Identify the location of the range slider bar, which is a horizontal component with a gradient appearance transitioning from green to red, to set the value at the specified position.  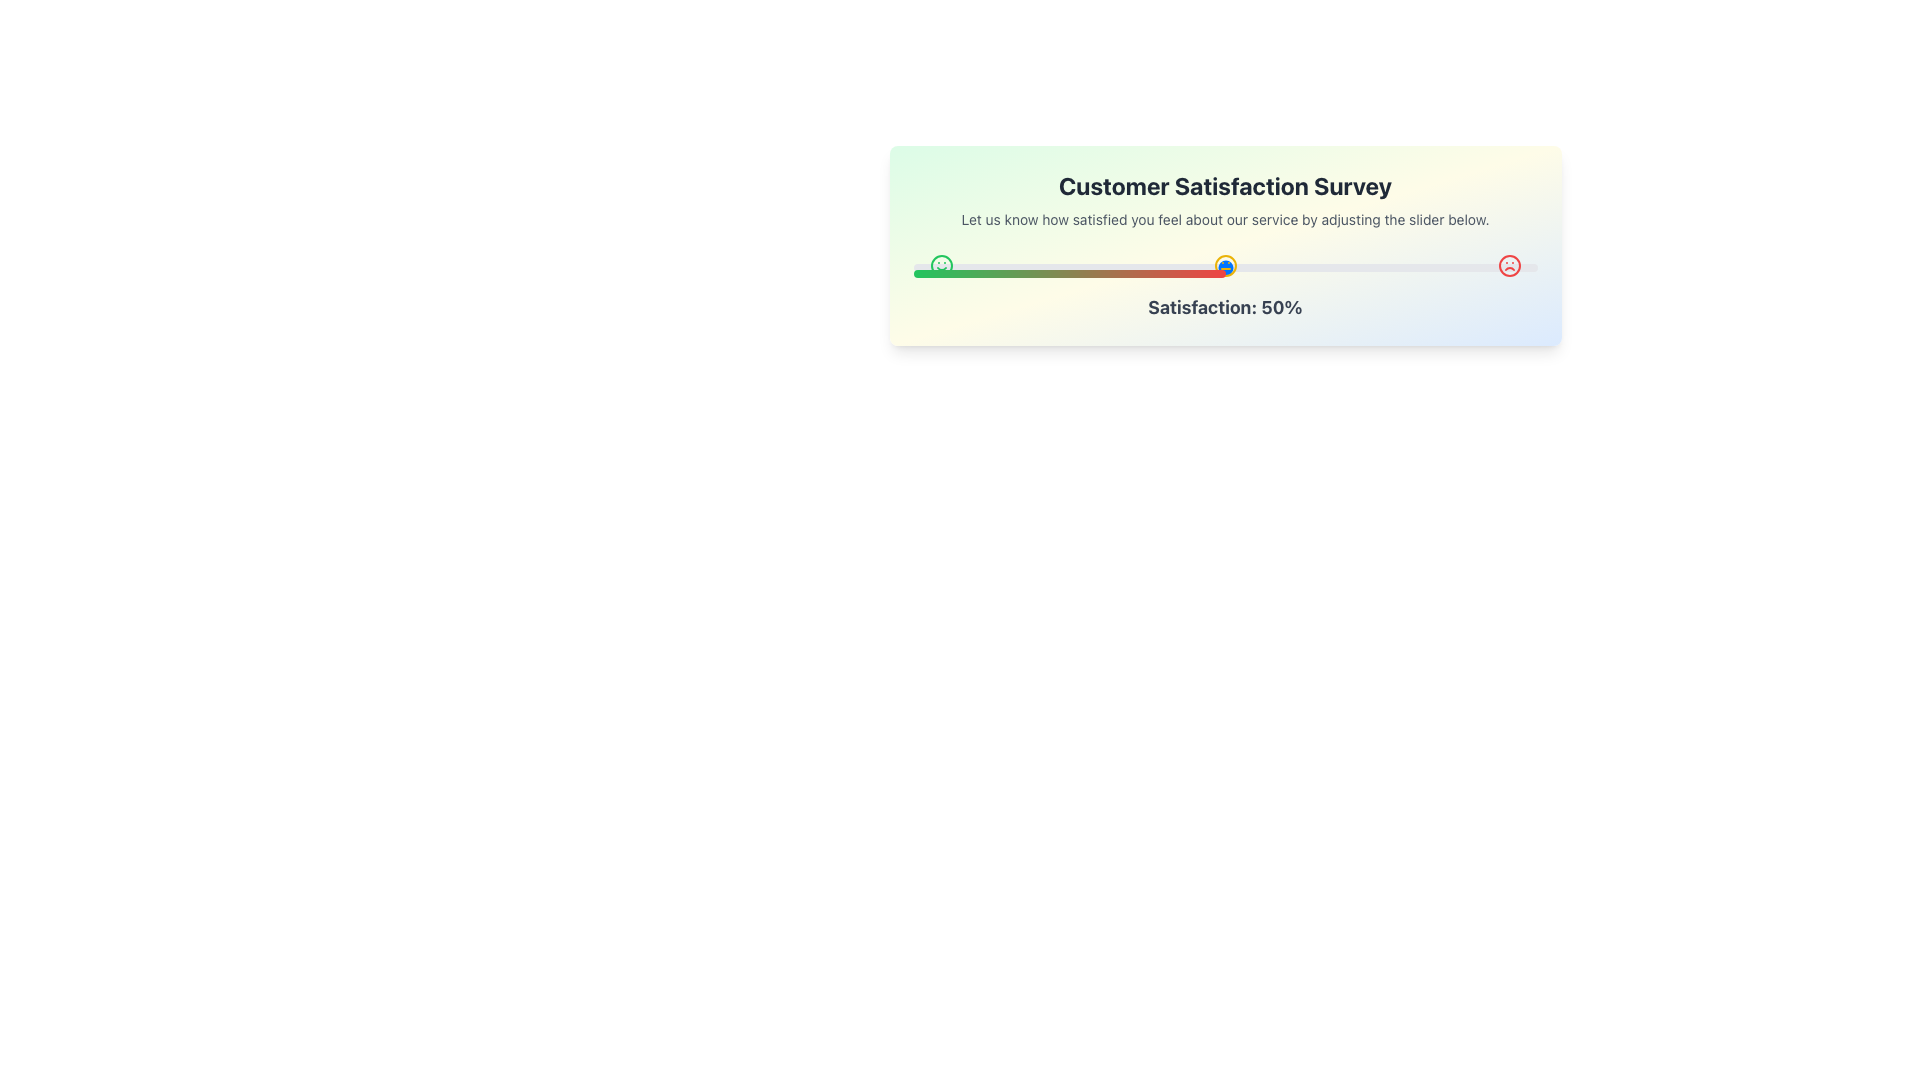
(1224, 265).